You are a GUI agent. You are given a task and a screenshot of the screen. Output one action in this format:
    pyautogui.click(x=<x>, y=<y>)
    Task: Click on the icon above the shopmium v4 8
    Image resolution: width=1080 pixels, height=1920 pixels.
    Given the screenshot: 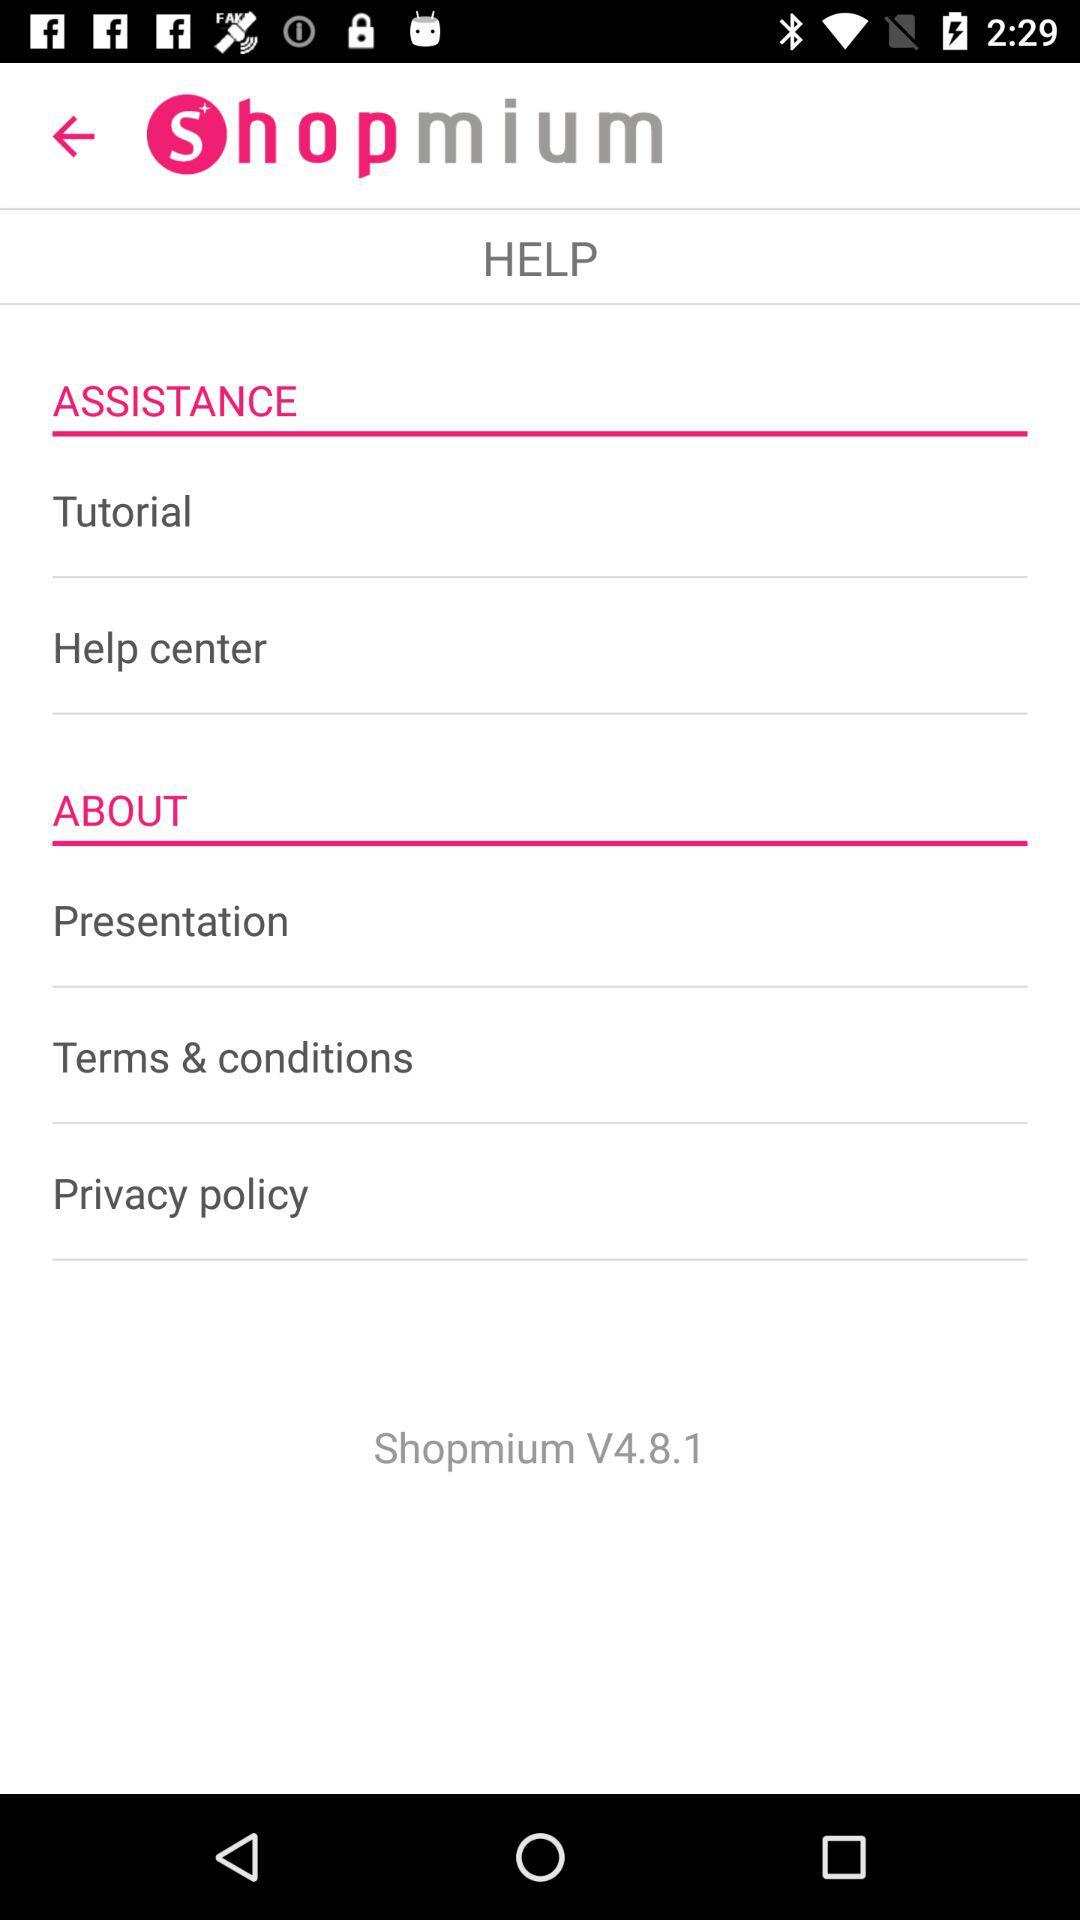 What is the action you would take?
    pyautogui.click(x=540, y=1192)
    